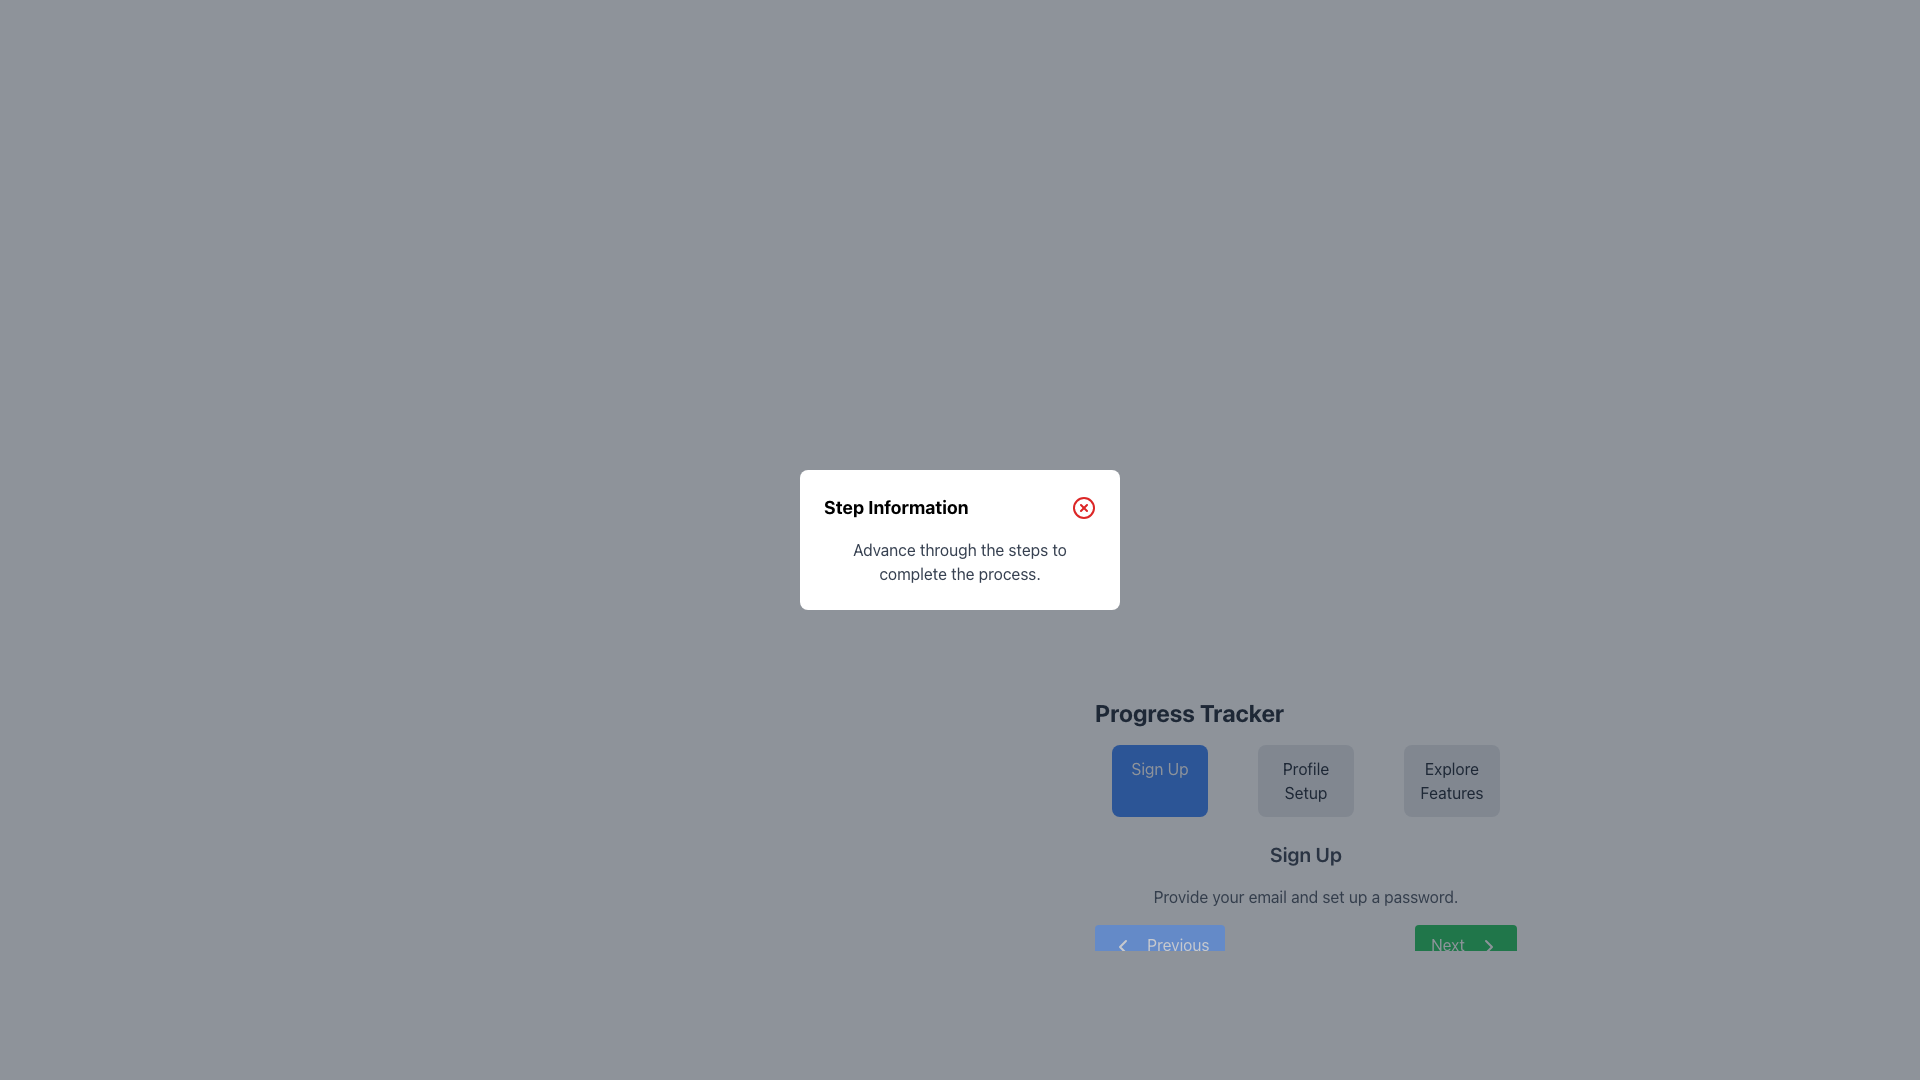  What do you see at coordinates (1305, 756) in the screenshot?
I see `the second button in the row of three buttons that represents the 'Profile Setup' stage within the 'Progress Tracker' section` at bounding box center [1305, 756].